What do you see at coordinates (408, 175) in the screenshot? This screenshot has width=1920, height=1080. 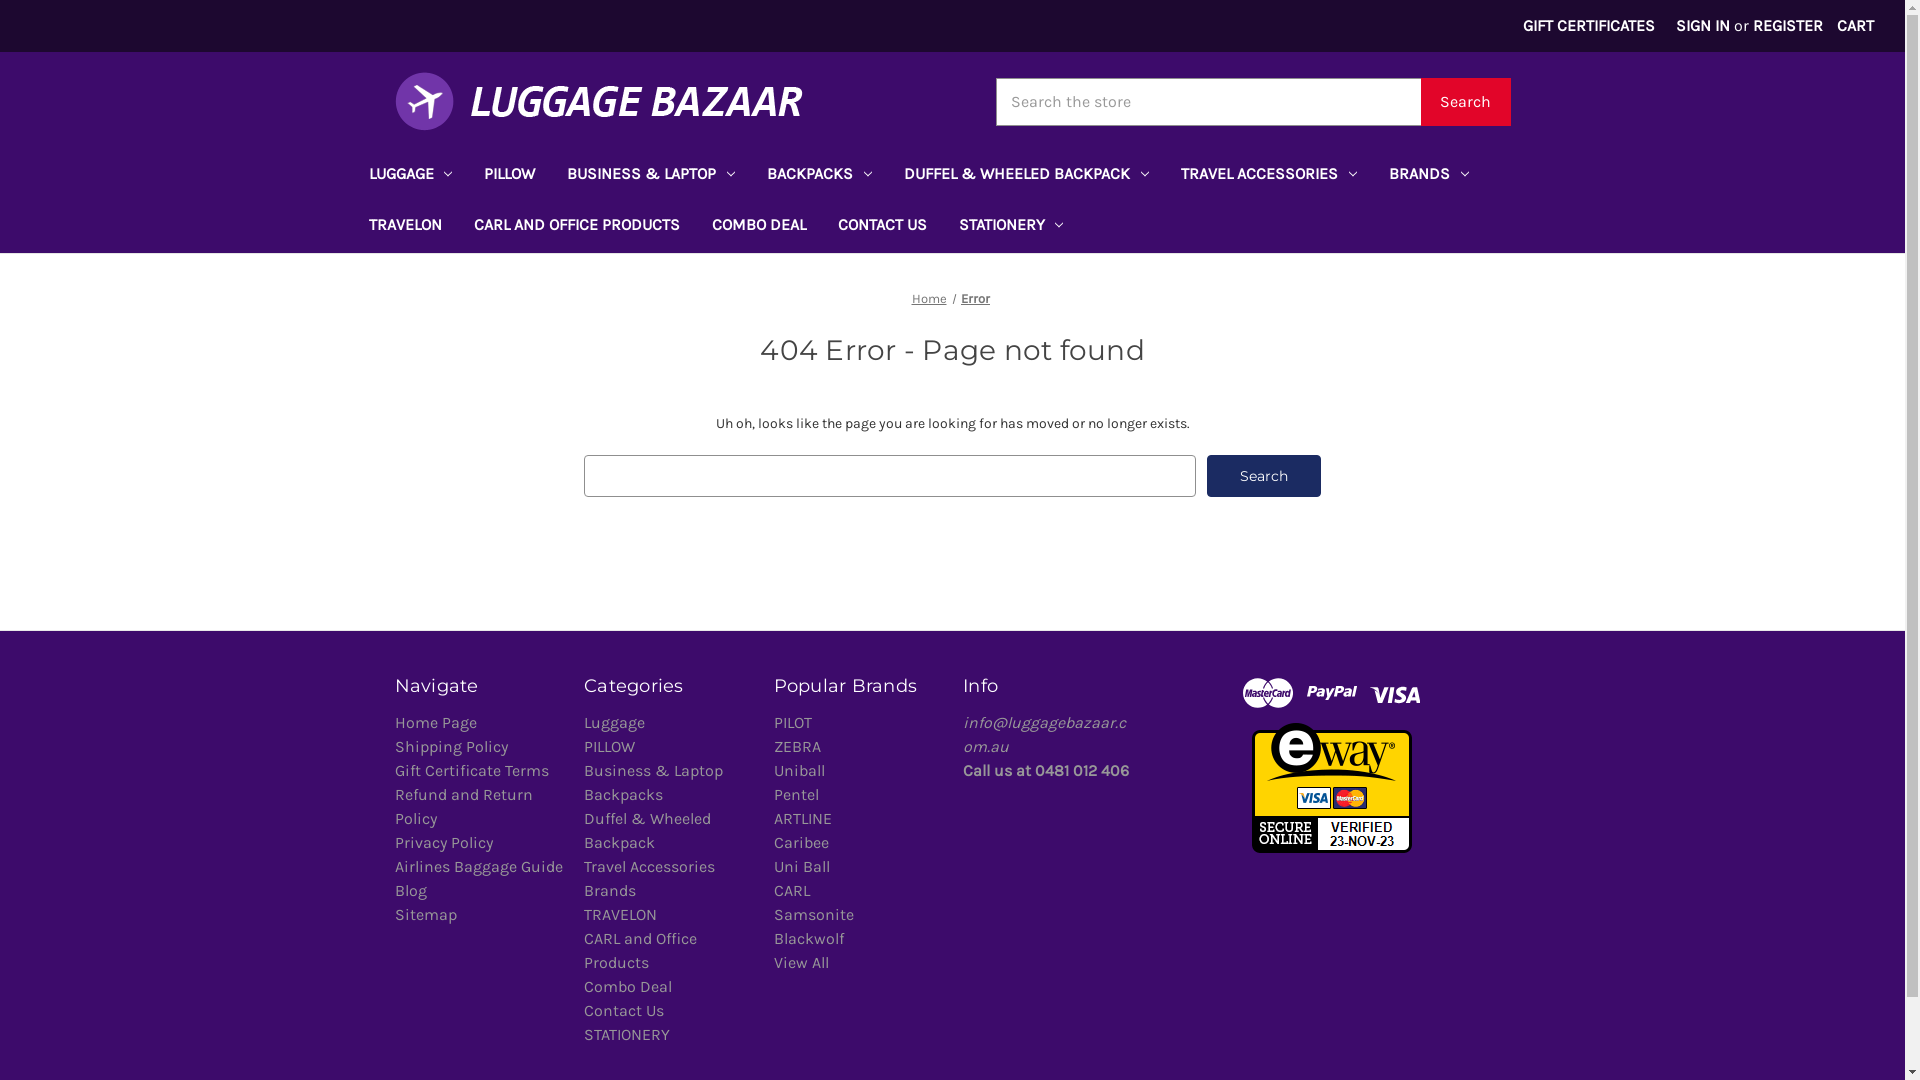 I see `'LUGGAGE'` at bounding box center [408, 175].